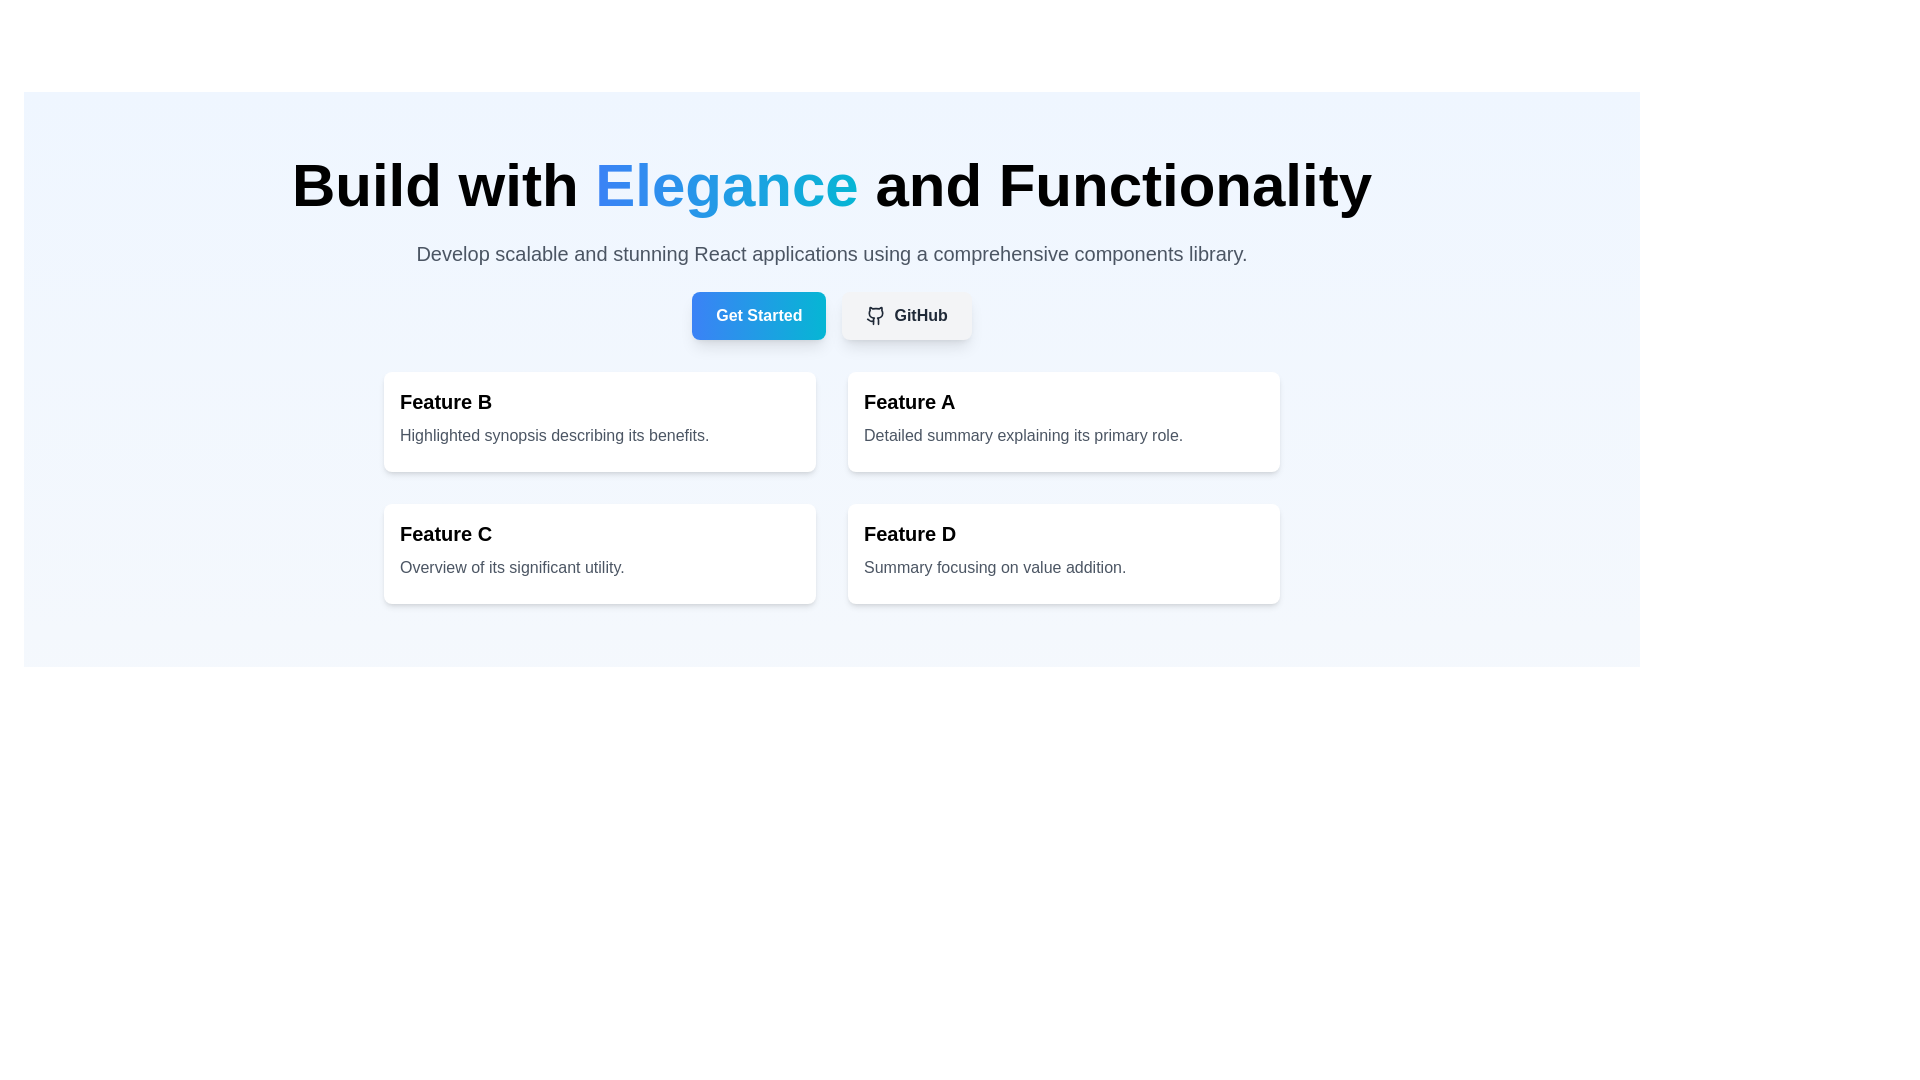 The width and height of the screenshot is (1920, 1080). I want to click on descriptive summary text related to 'Feature A' which is located below its title in the top-right feature card, so click(1063, 434).